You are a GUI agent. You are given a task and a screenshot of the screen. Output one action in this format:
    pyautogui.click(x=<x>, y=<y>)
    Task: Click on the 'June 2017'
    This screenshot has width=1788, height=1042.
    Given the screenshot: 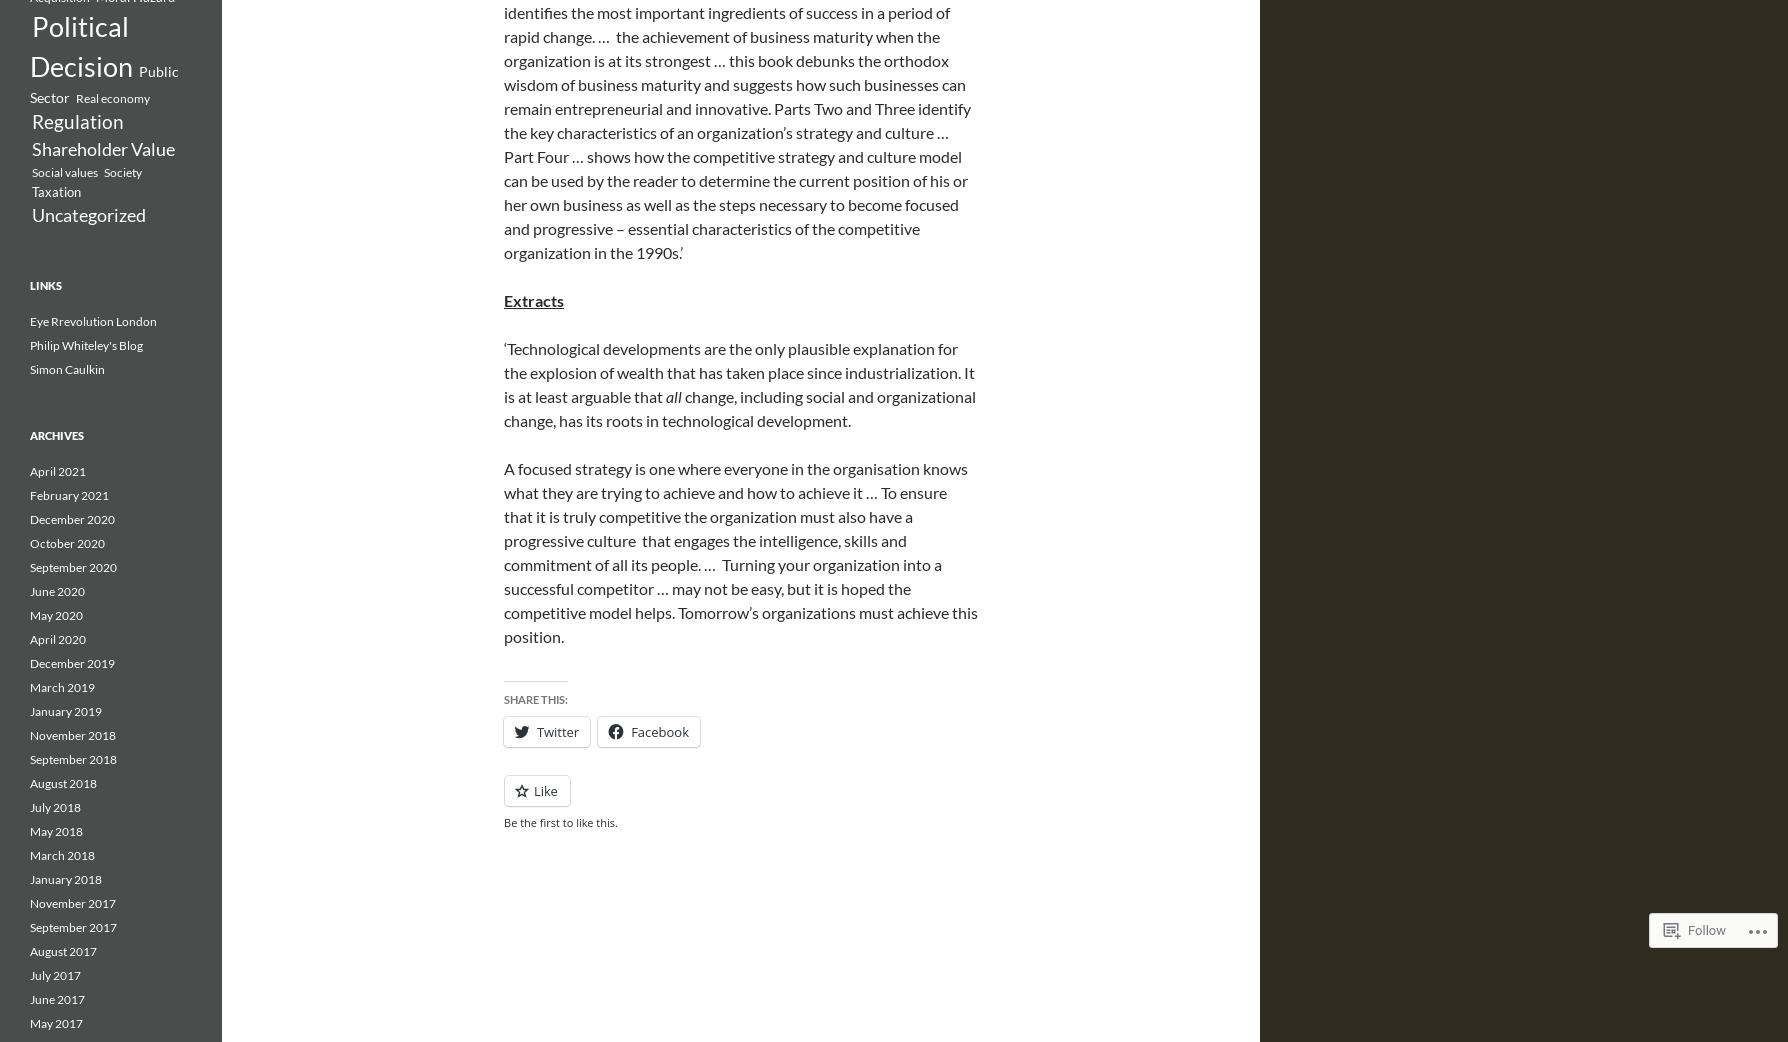 What is the action you would take?
    pyautogui.click(x=57, y=999)
    